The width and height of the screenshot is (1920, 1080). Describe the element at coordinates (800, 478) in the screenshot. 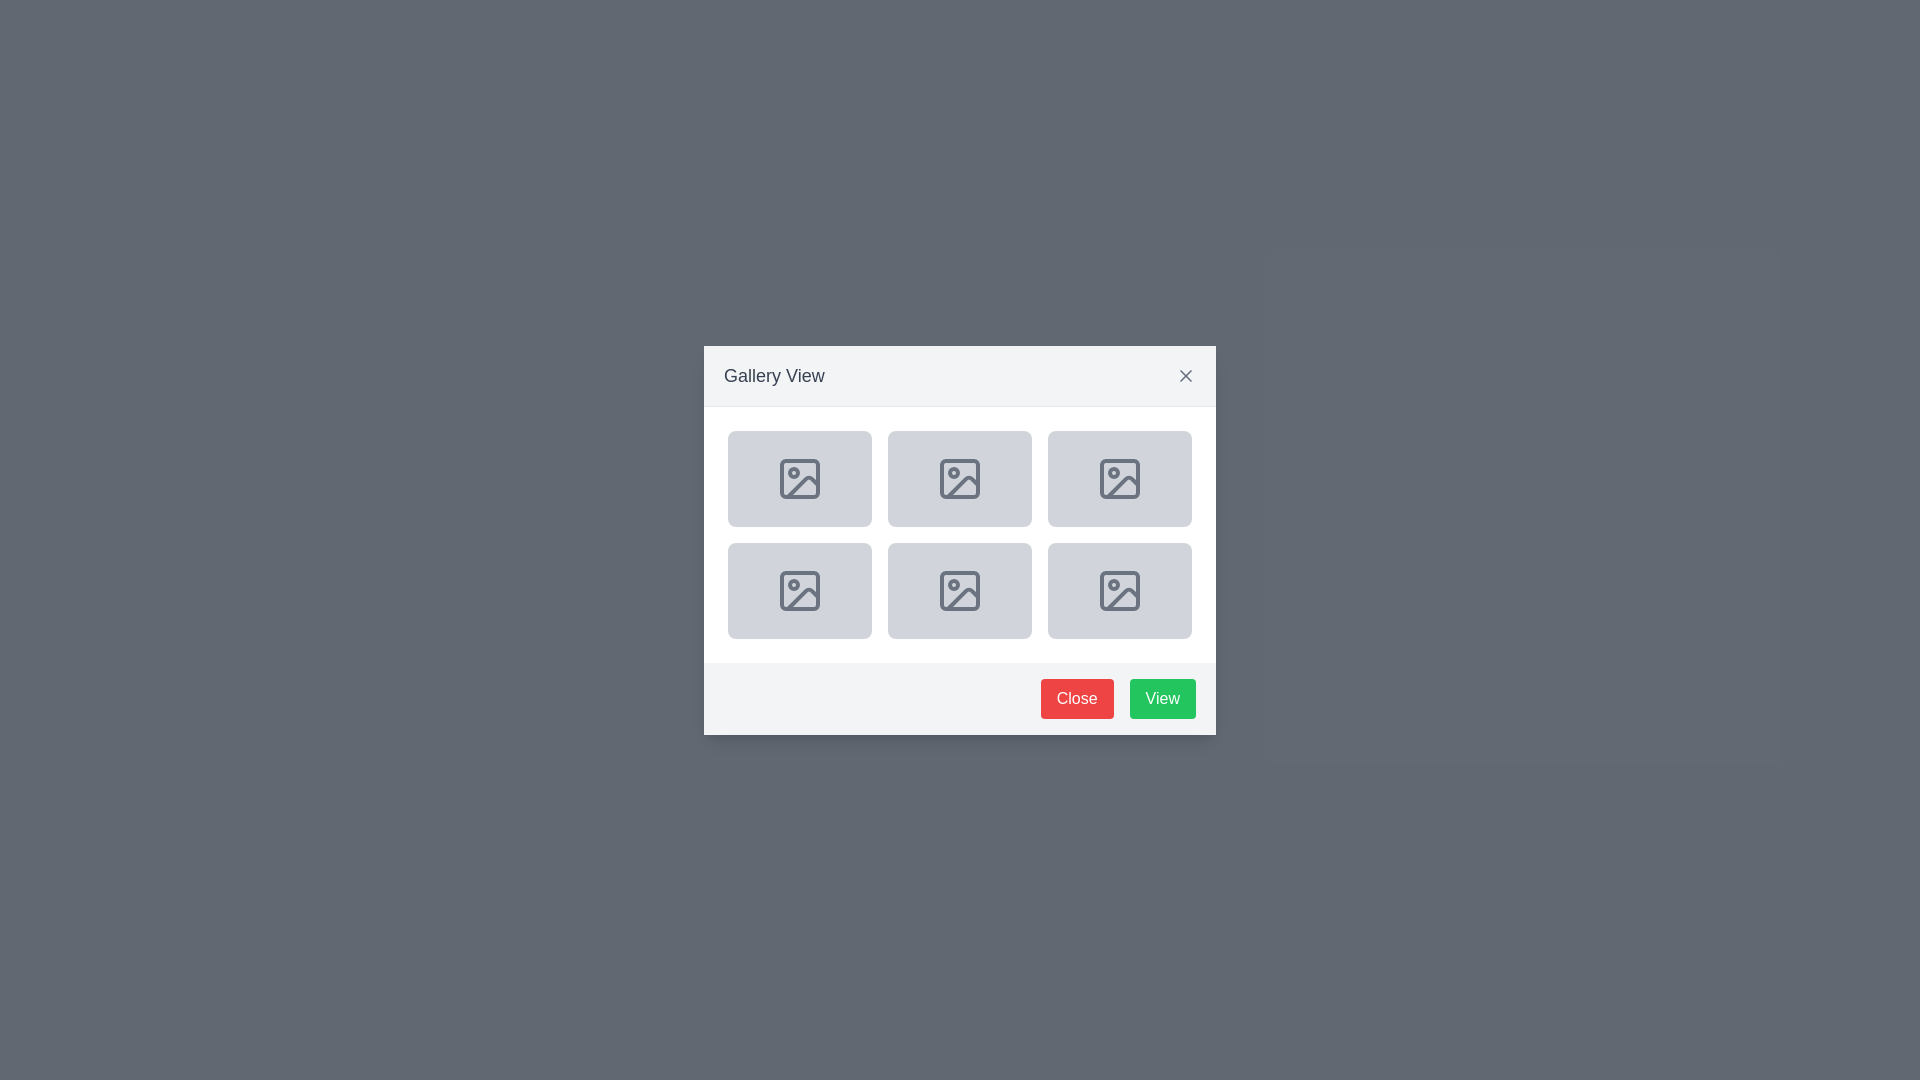

I see `the top-left image icon frame within the gallery modal, which represents the main structure of the image icon` at that location.